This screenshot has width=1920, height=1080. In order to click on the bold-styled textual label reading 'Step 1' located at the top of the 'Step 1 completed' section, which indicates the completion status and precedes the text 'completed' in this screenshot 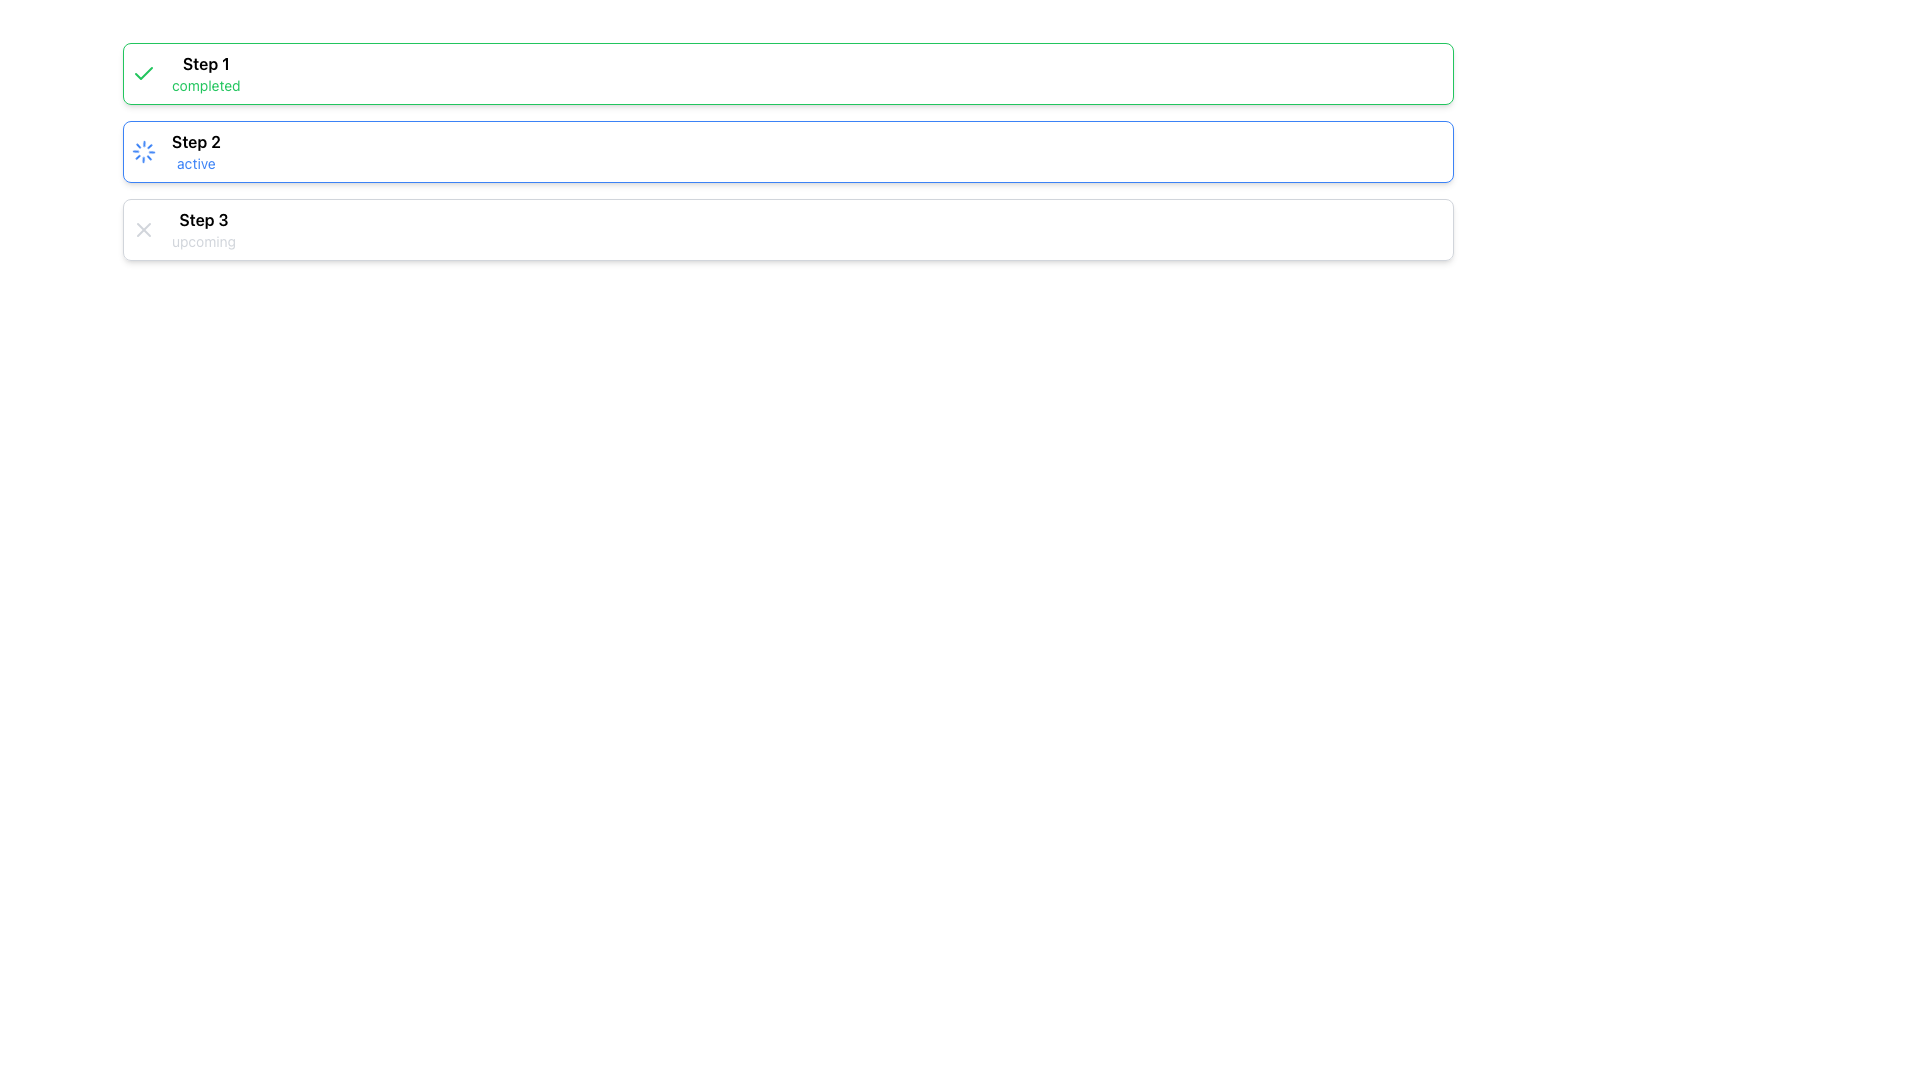, I will do `click(206, 63)`.